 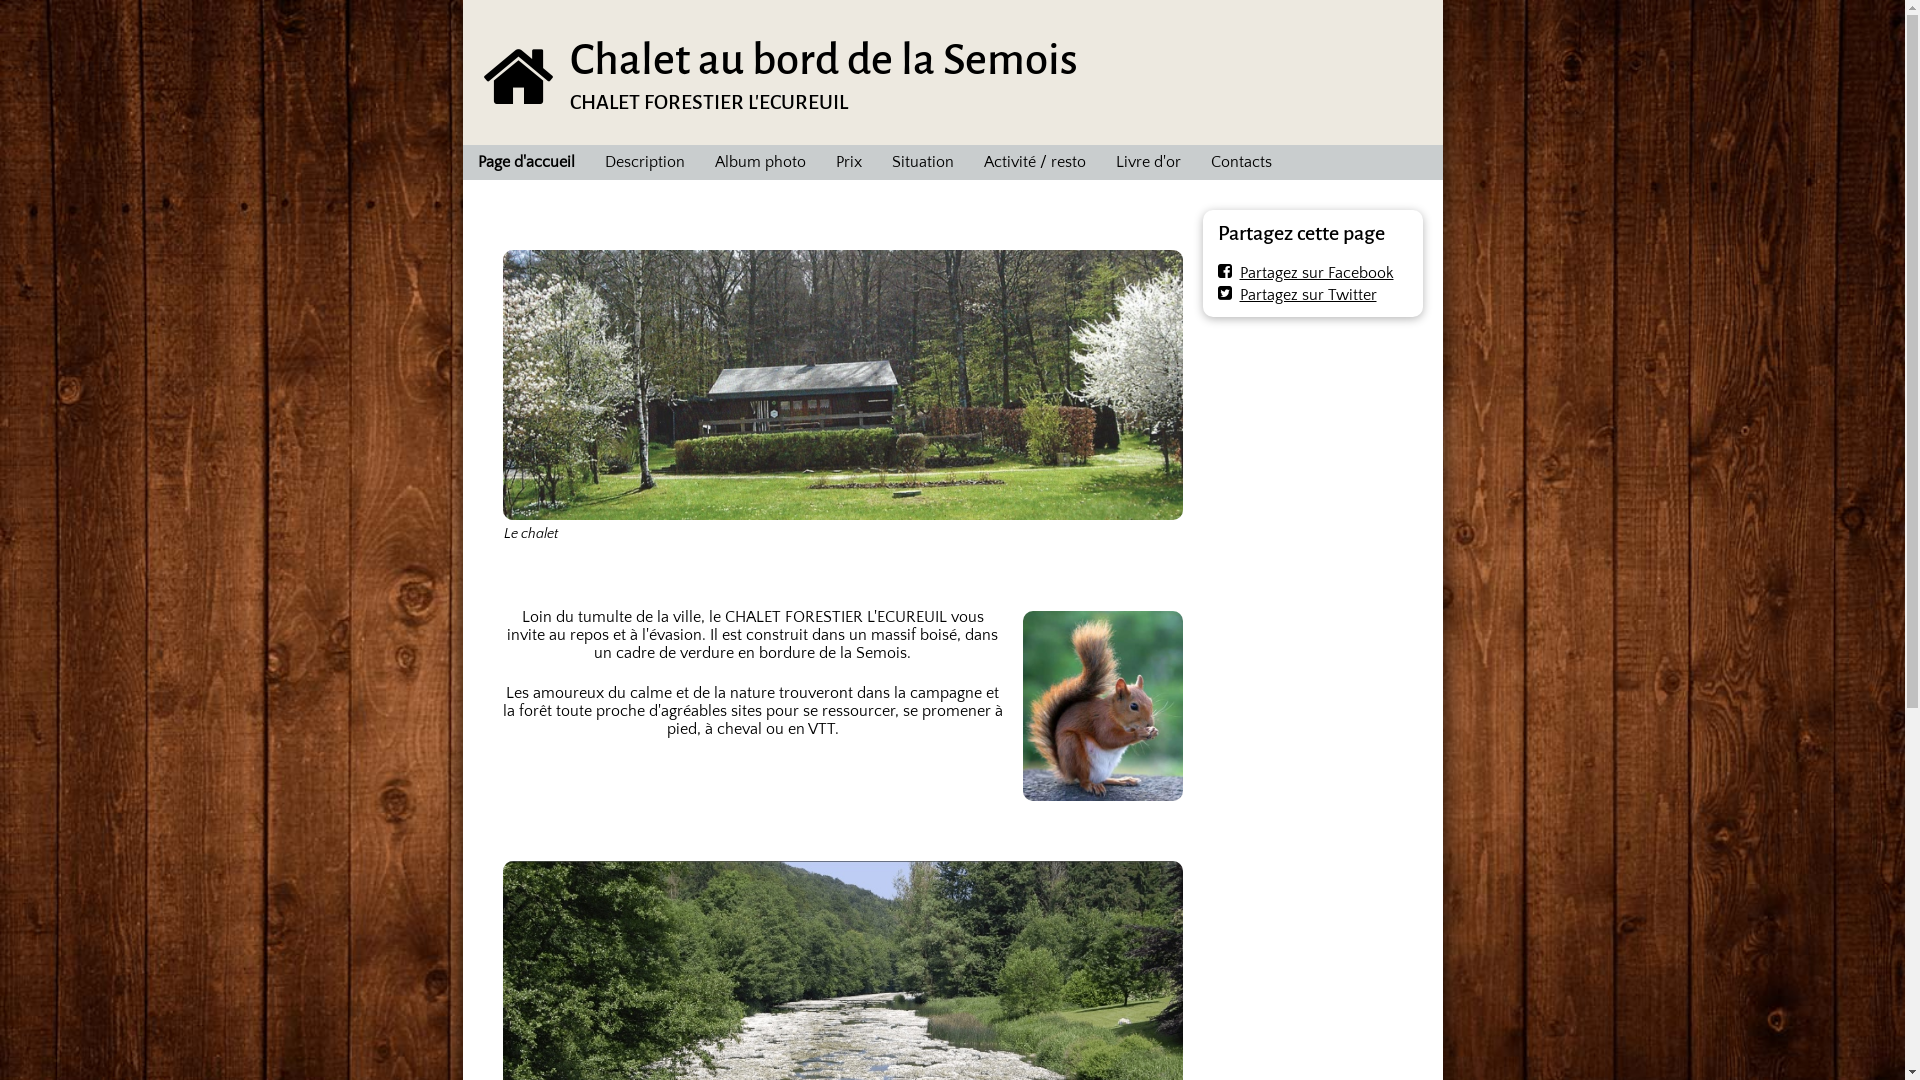 I want to click on 'Partagez sur Twitter', so click(x=1297, y=294).